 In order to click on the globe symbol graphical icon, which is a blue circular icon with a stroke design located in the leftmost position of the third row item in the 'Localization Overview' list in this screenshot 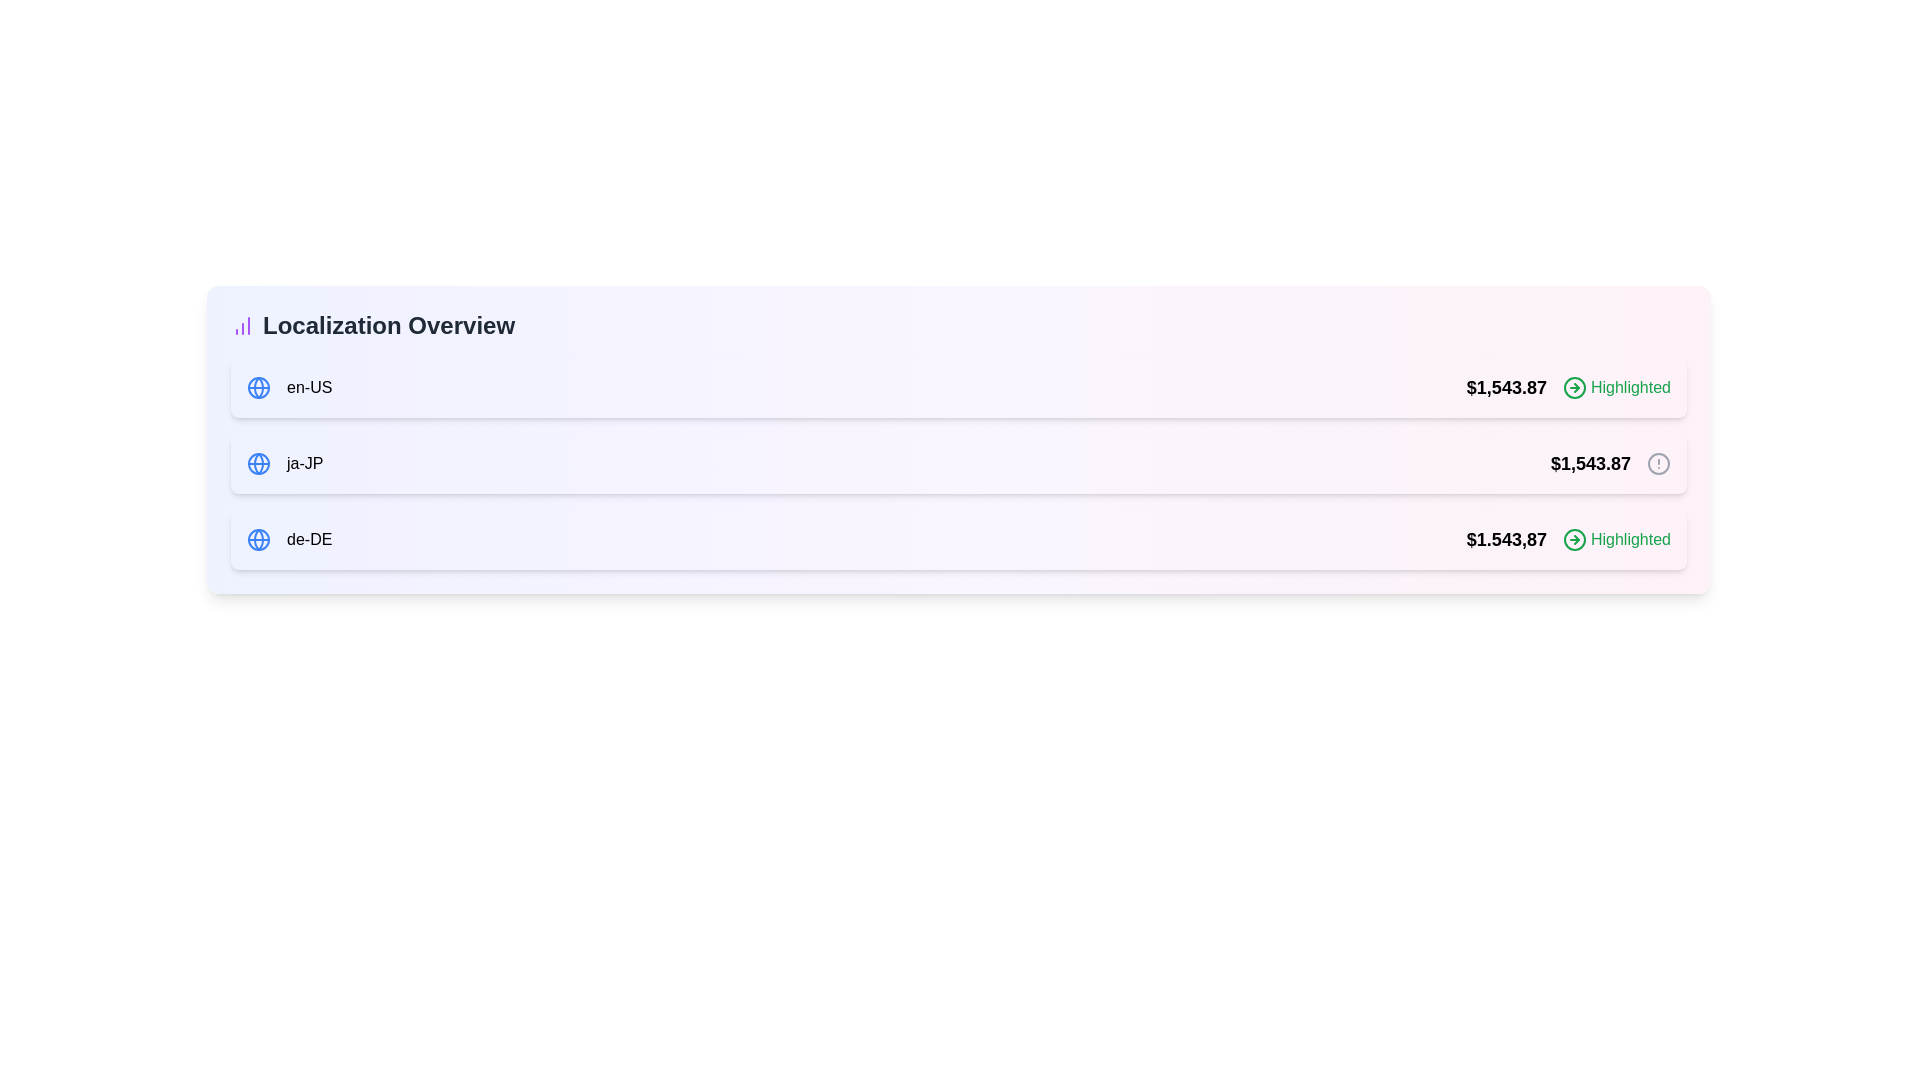, I will do `click(258, 540)`.